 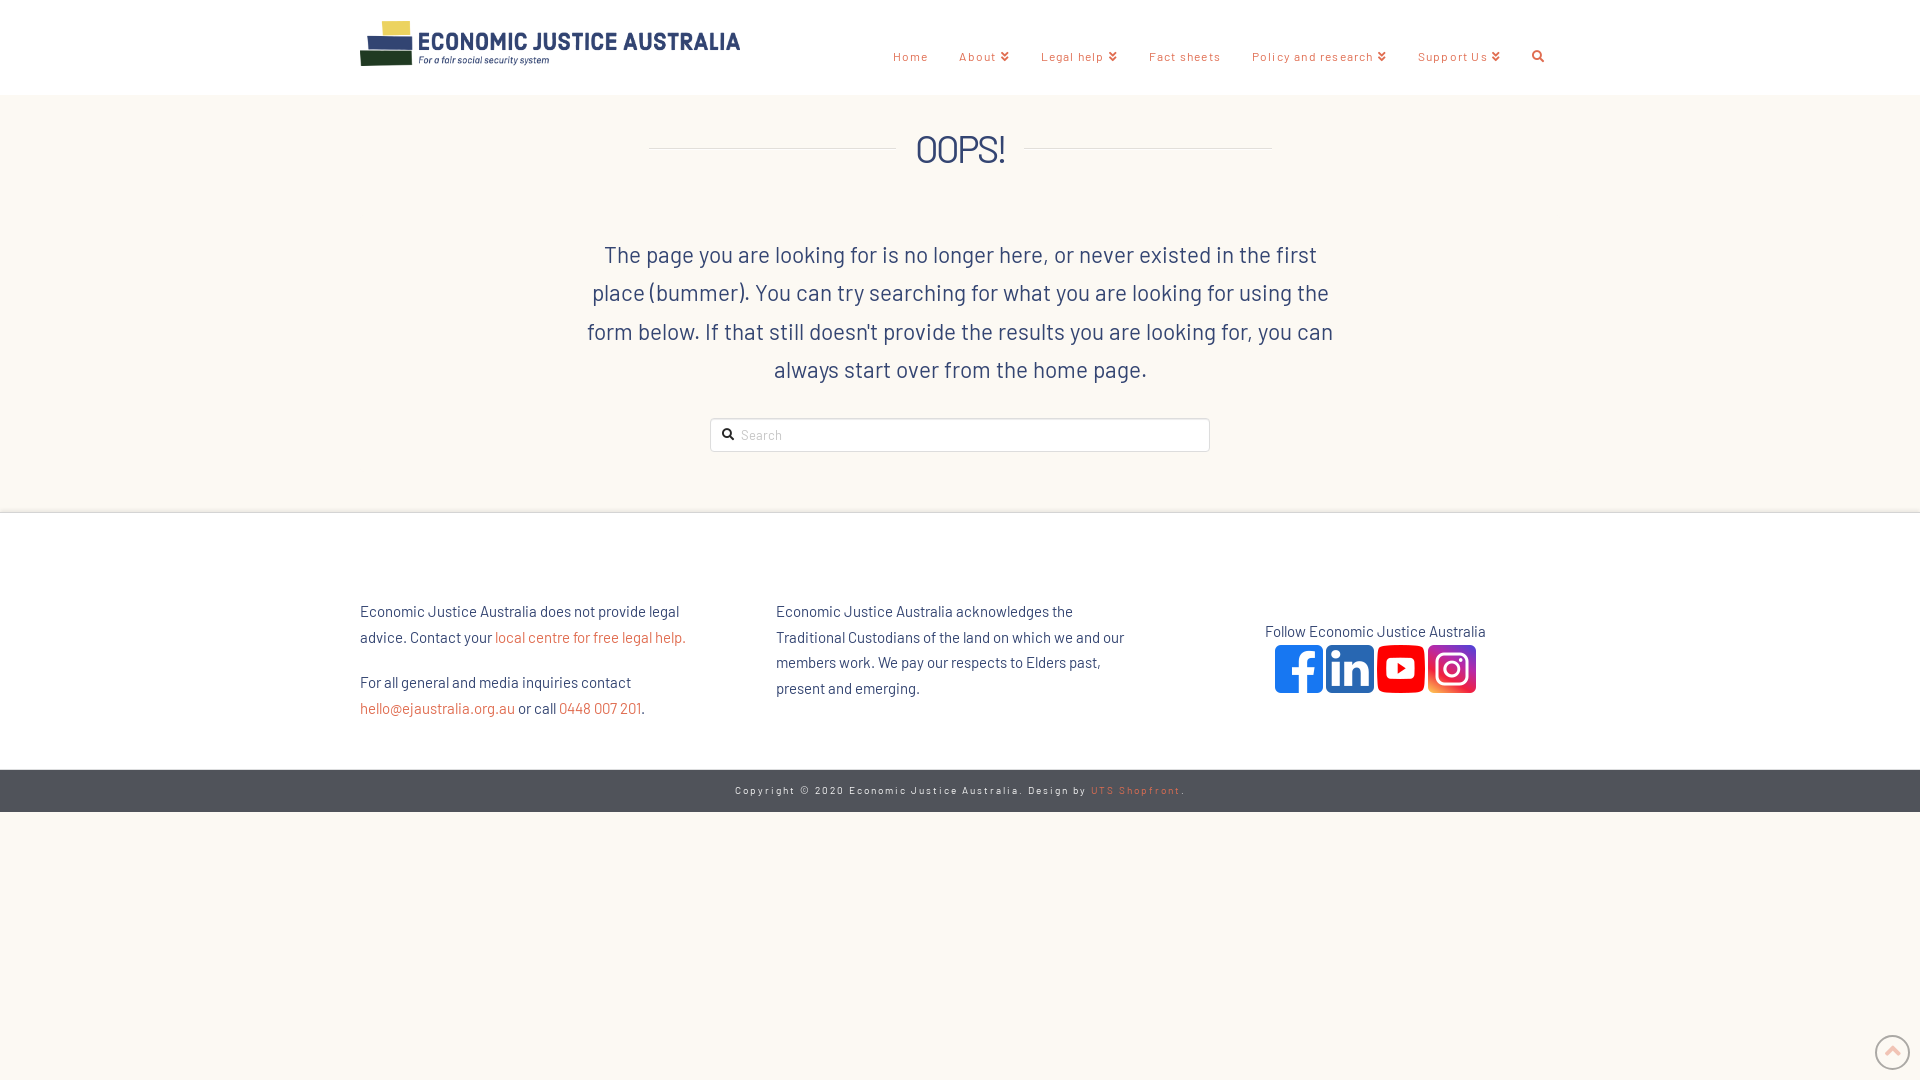 What do you see at coordinates (983, 46) in the screenshot?
I see `'About'` at bounding box center [983, 46].